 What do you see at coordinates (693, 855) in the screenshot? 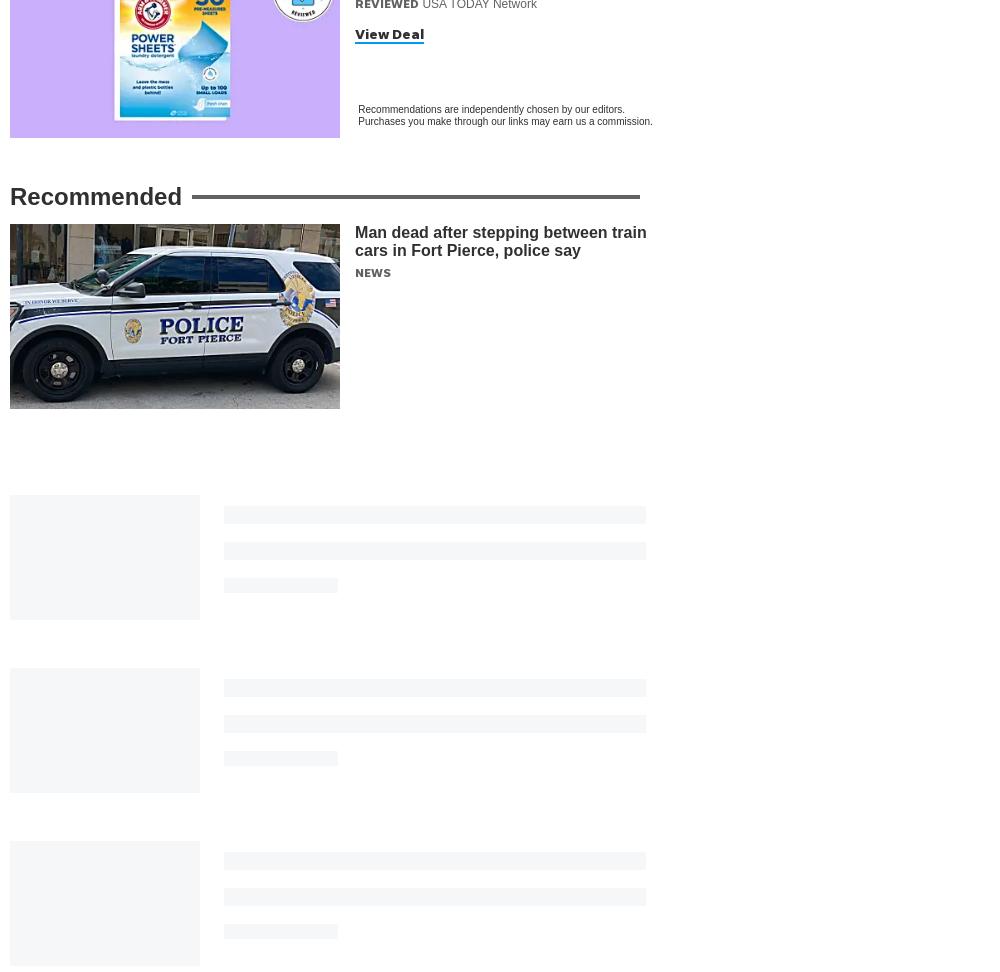
I see `'Homes'` at bounding box center [693, 855].